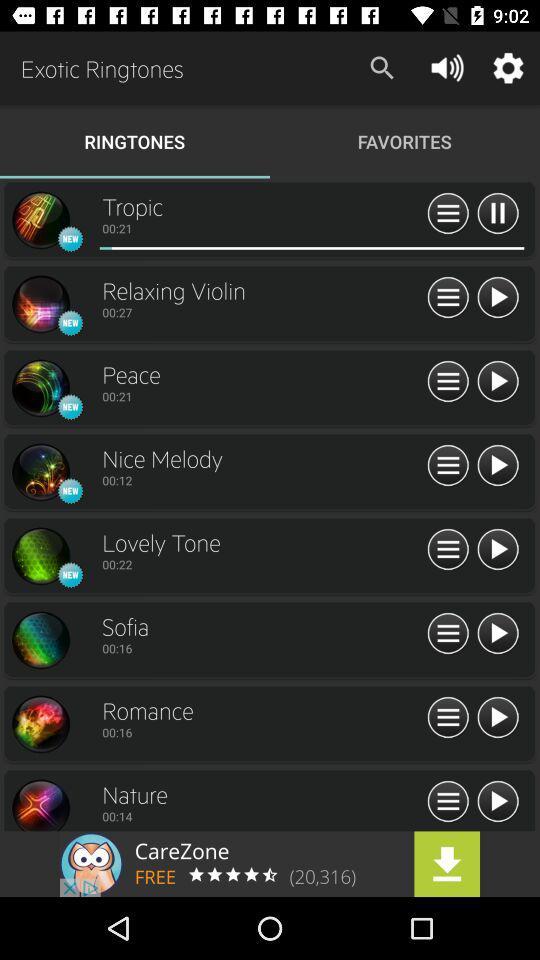 The height and width of the screenshot is (960, 540). What do you see at coordinates (496, 297) in the screenshot?
I see `the second button which is right to relaxing violin` at bounding box center [496, 297].